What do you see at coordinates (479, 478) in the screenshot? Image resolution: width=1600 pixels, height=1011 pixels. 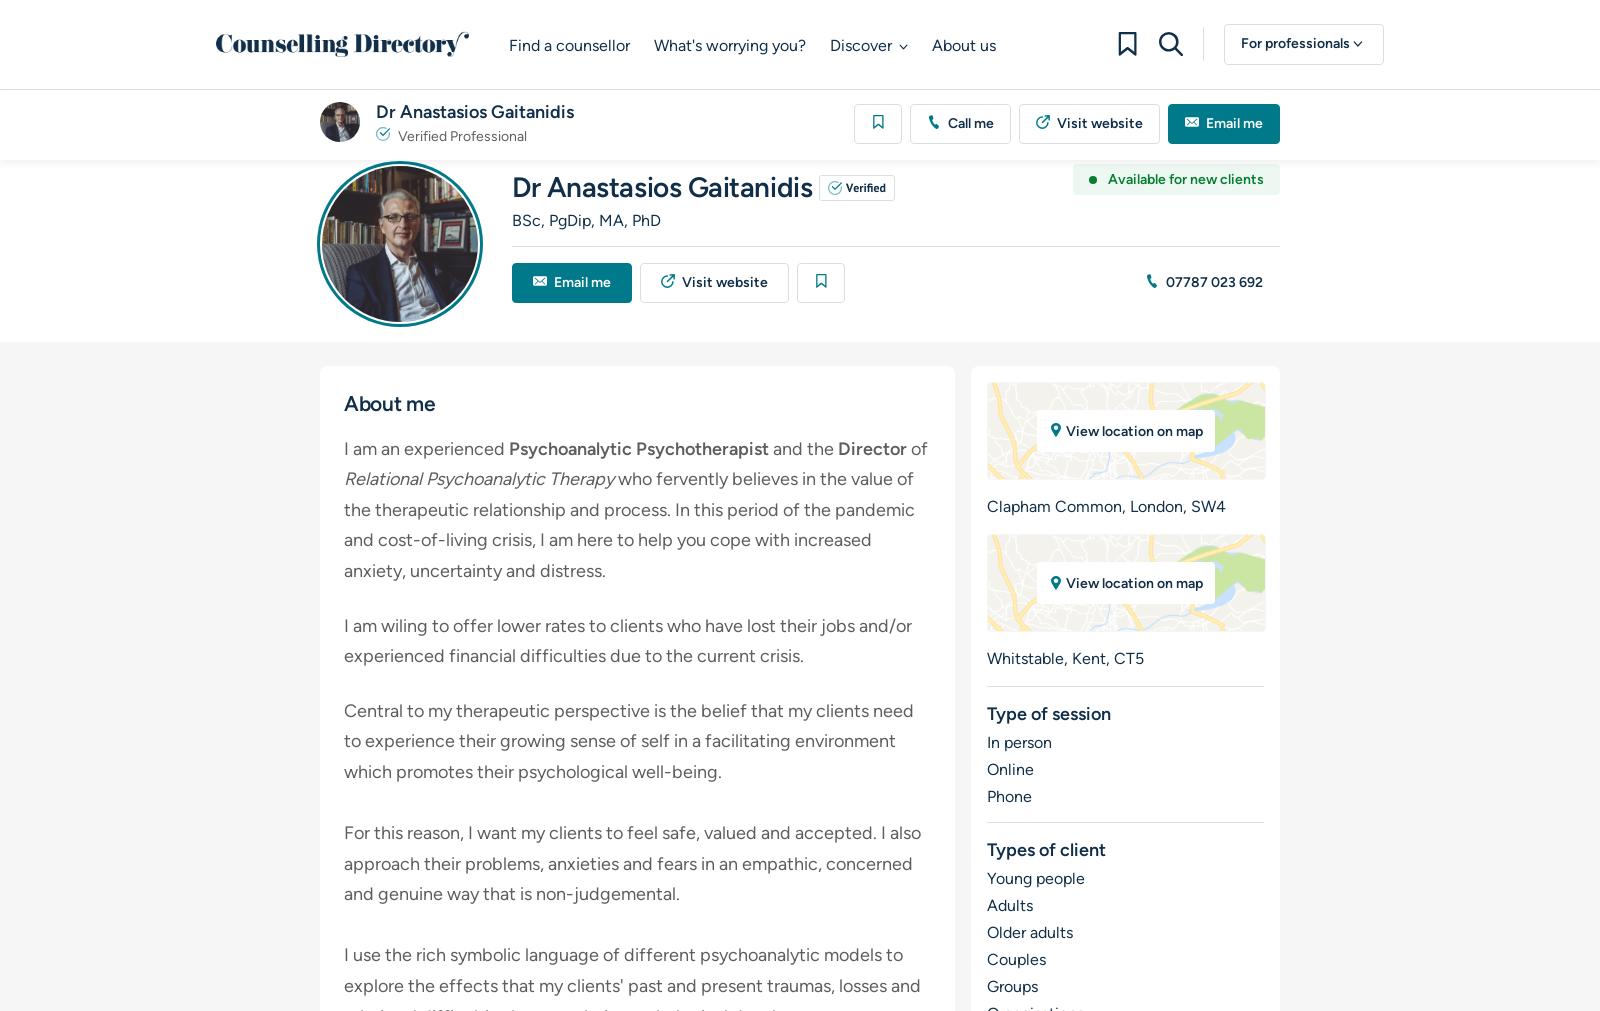 I see `'Relational Psychoanalytic Therapy'` at bounding box center [479, 478].